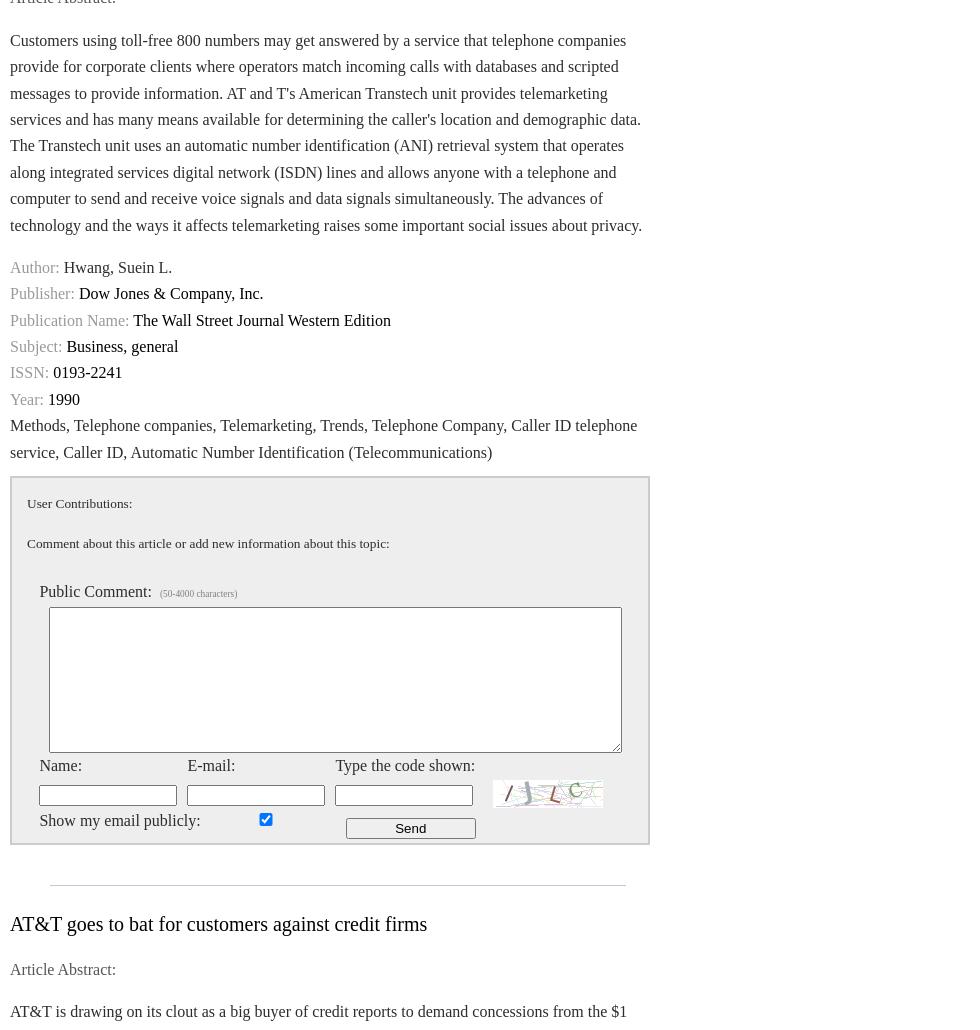 This screenshot has height=1030, width=980. I want to click on 'Show my email publicly:', so click(119, 819).